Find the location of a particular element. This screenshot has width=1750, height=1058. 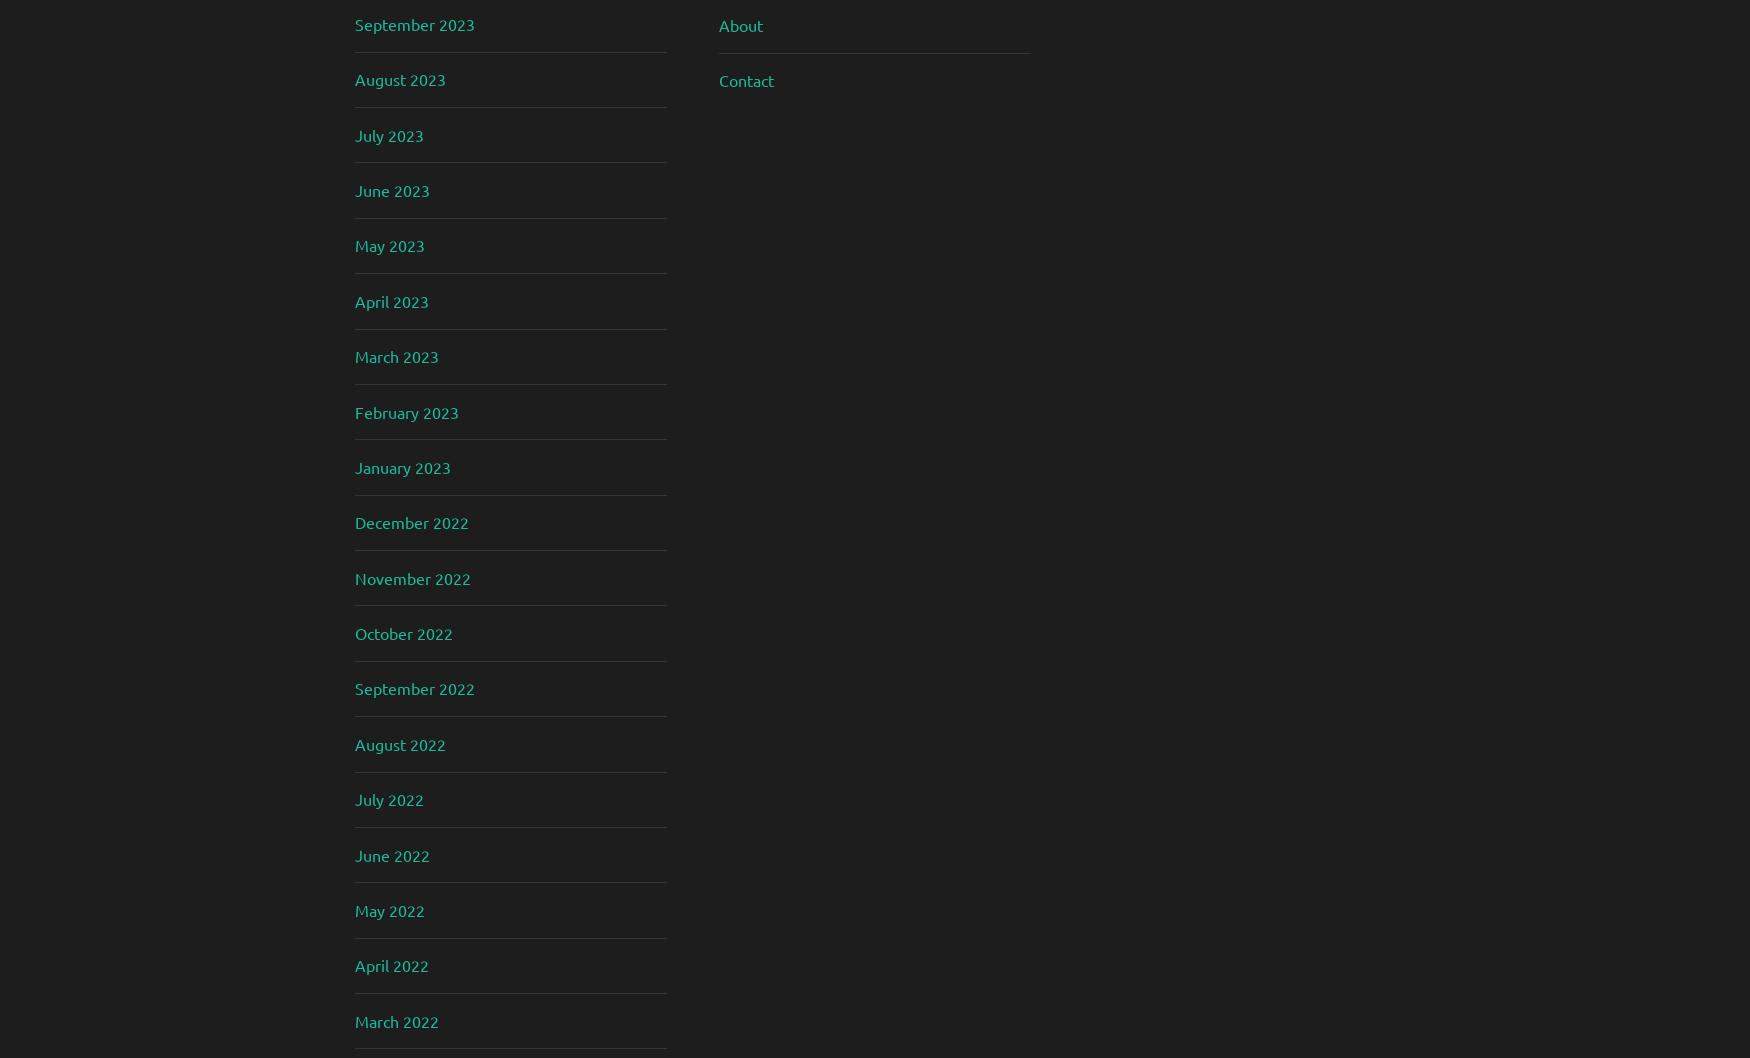

'June 2022' is located at coordinates (355, 853).